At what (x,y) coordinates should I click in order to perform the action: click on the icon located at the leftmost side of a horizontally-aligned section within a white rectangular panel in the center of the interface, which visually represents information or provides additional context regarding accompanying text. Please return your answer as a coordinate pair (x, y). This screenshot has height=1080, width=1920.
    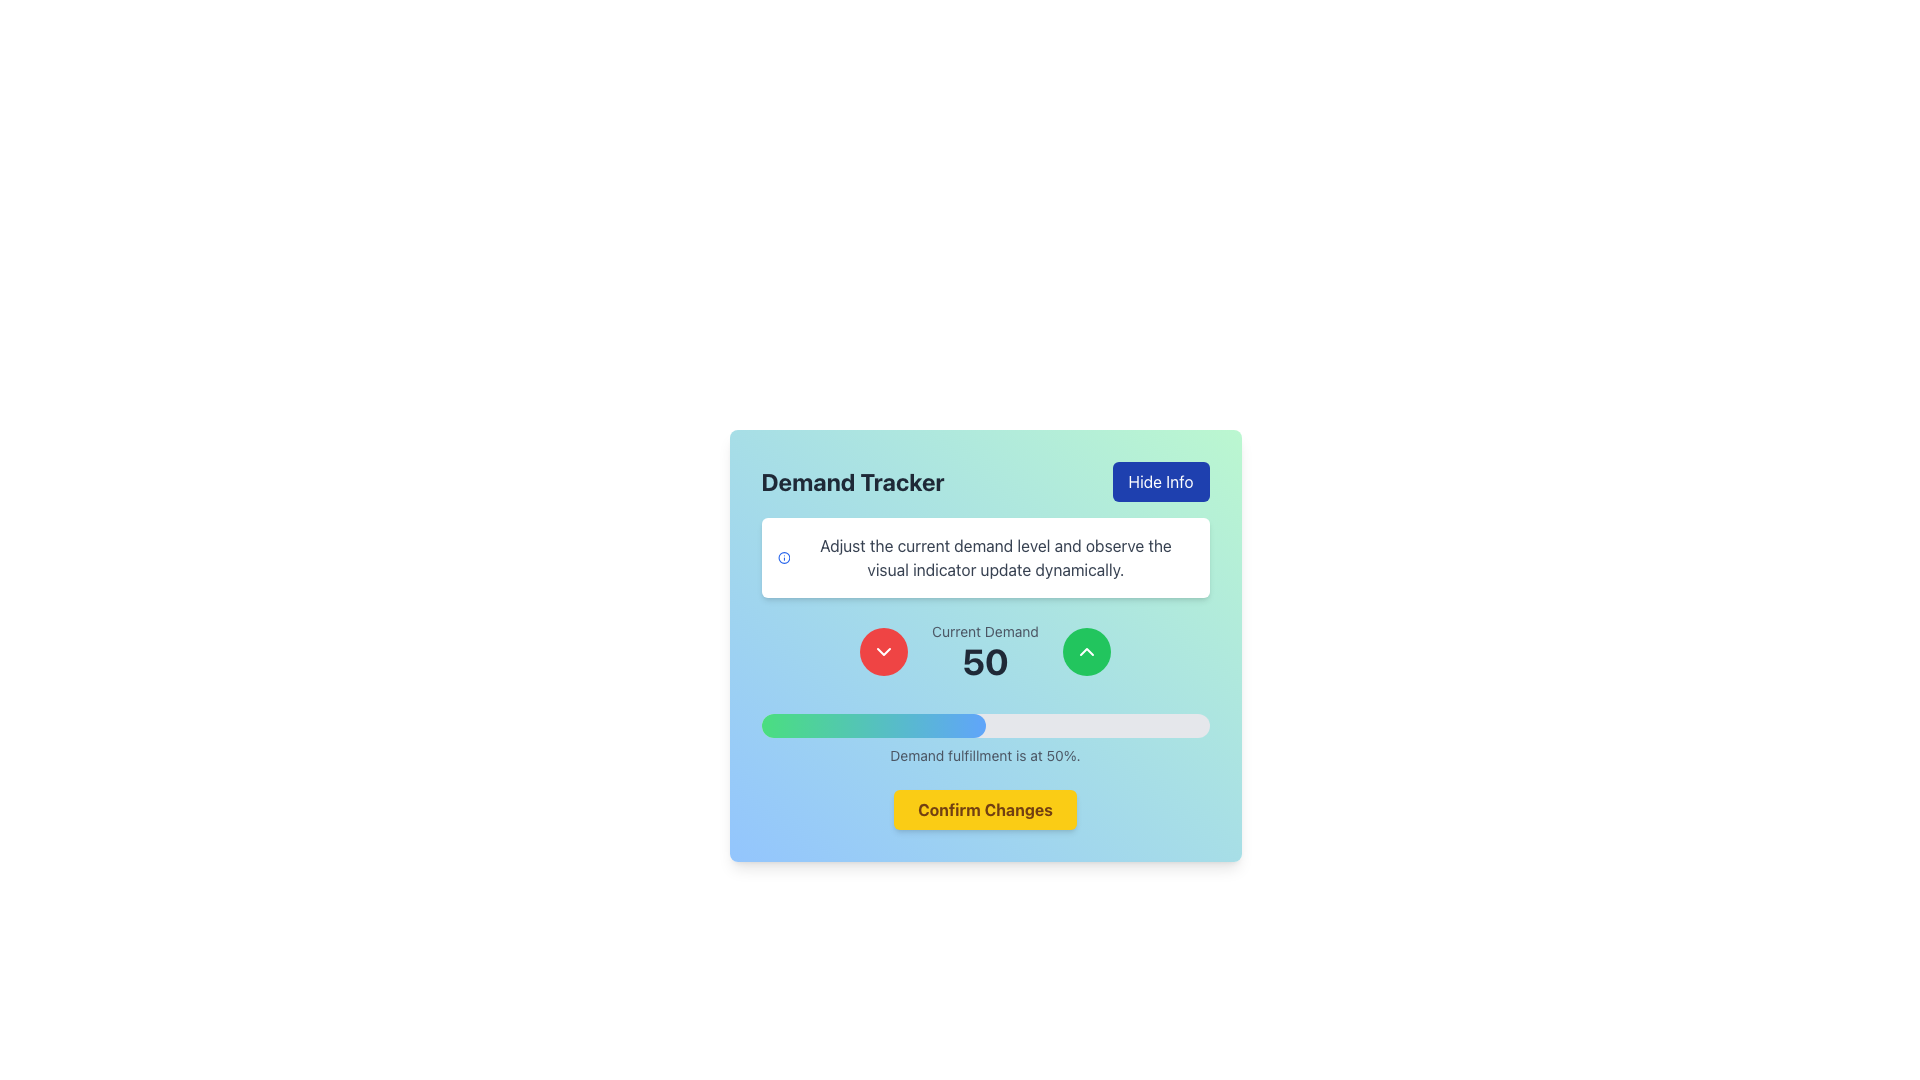
    Looking at the image, I should click on (782, 558).